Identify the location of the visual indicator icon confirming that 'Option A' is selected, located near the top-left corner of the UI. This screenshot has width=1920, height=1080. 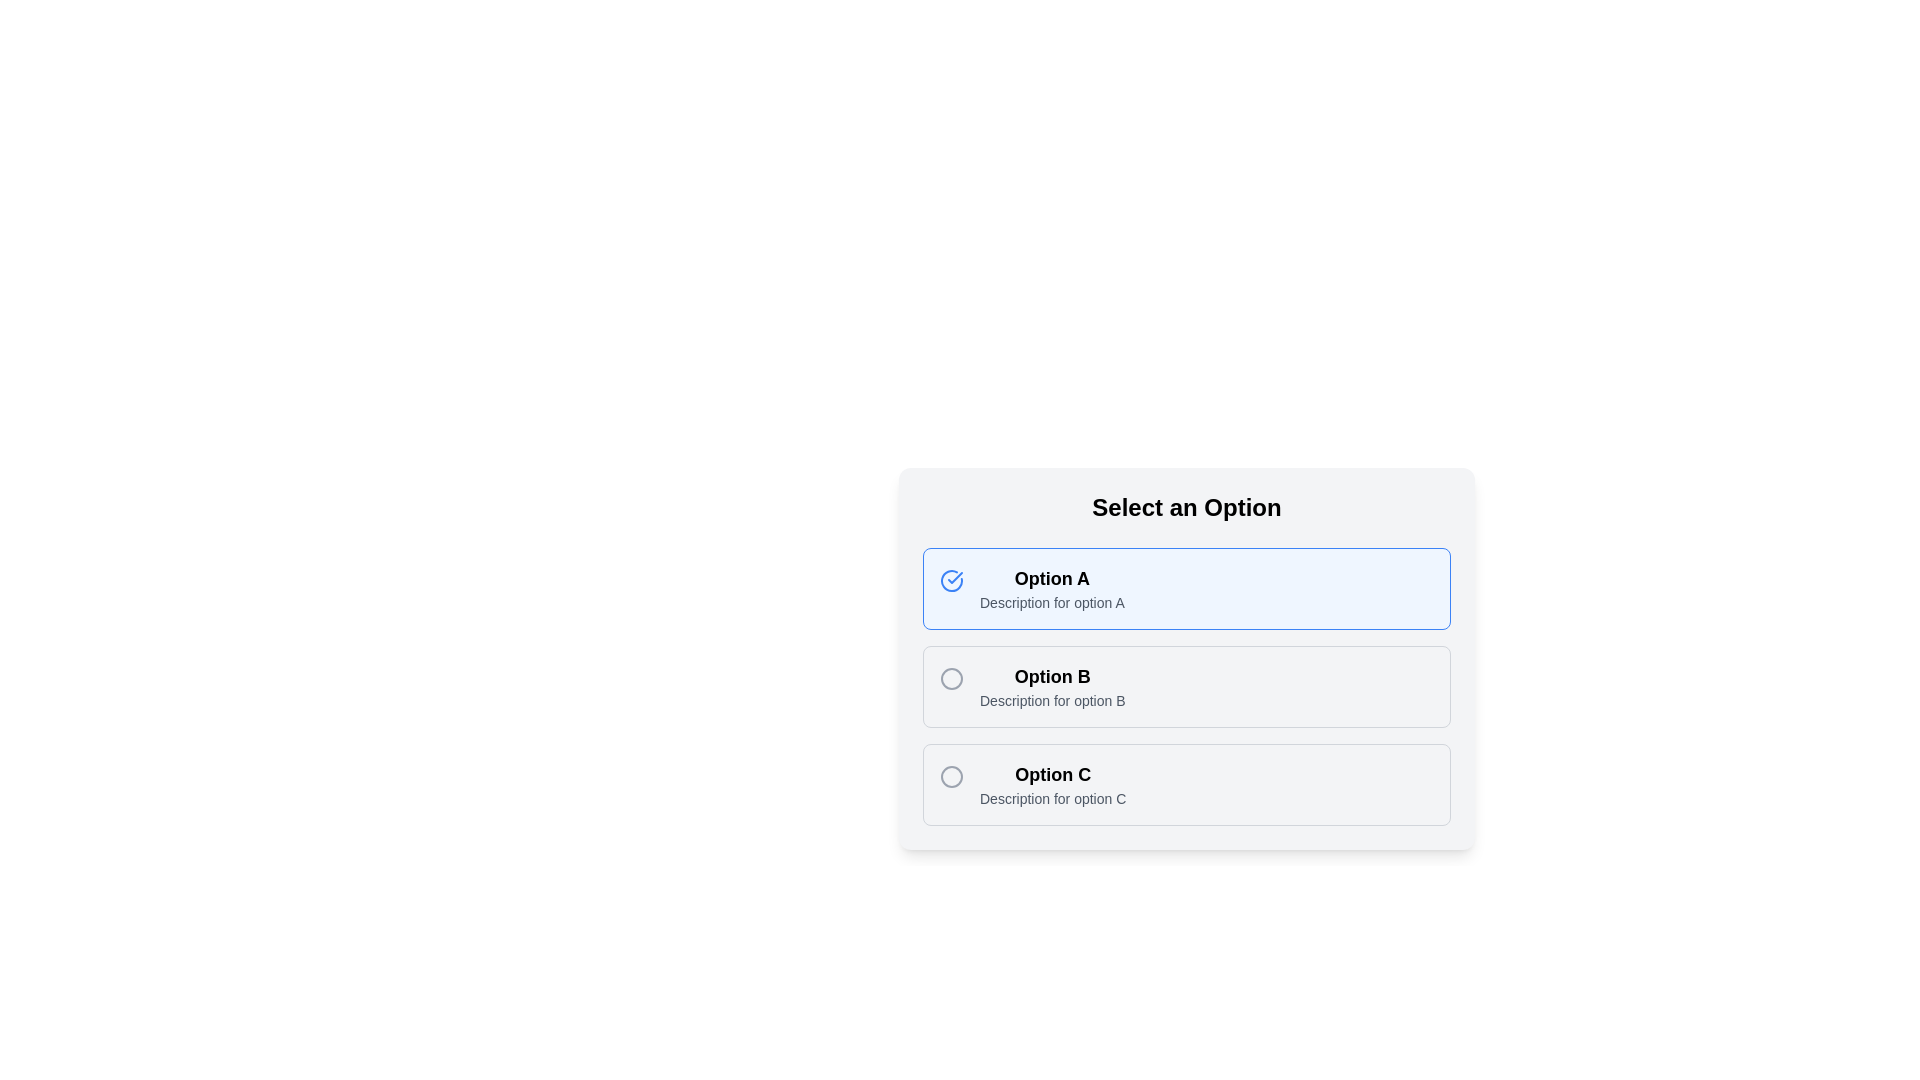
(950, 581).